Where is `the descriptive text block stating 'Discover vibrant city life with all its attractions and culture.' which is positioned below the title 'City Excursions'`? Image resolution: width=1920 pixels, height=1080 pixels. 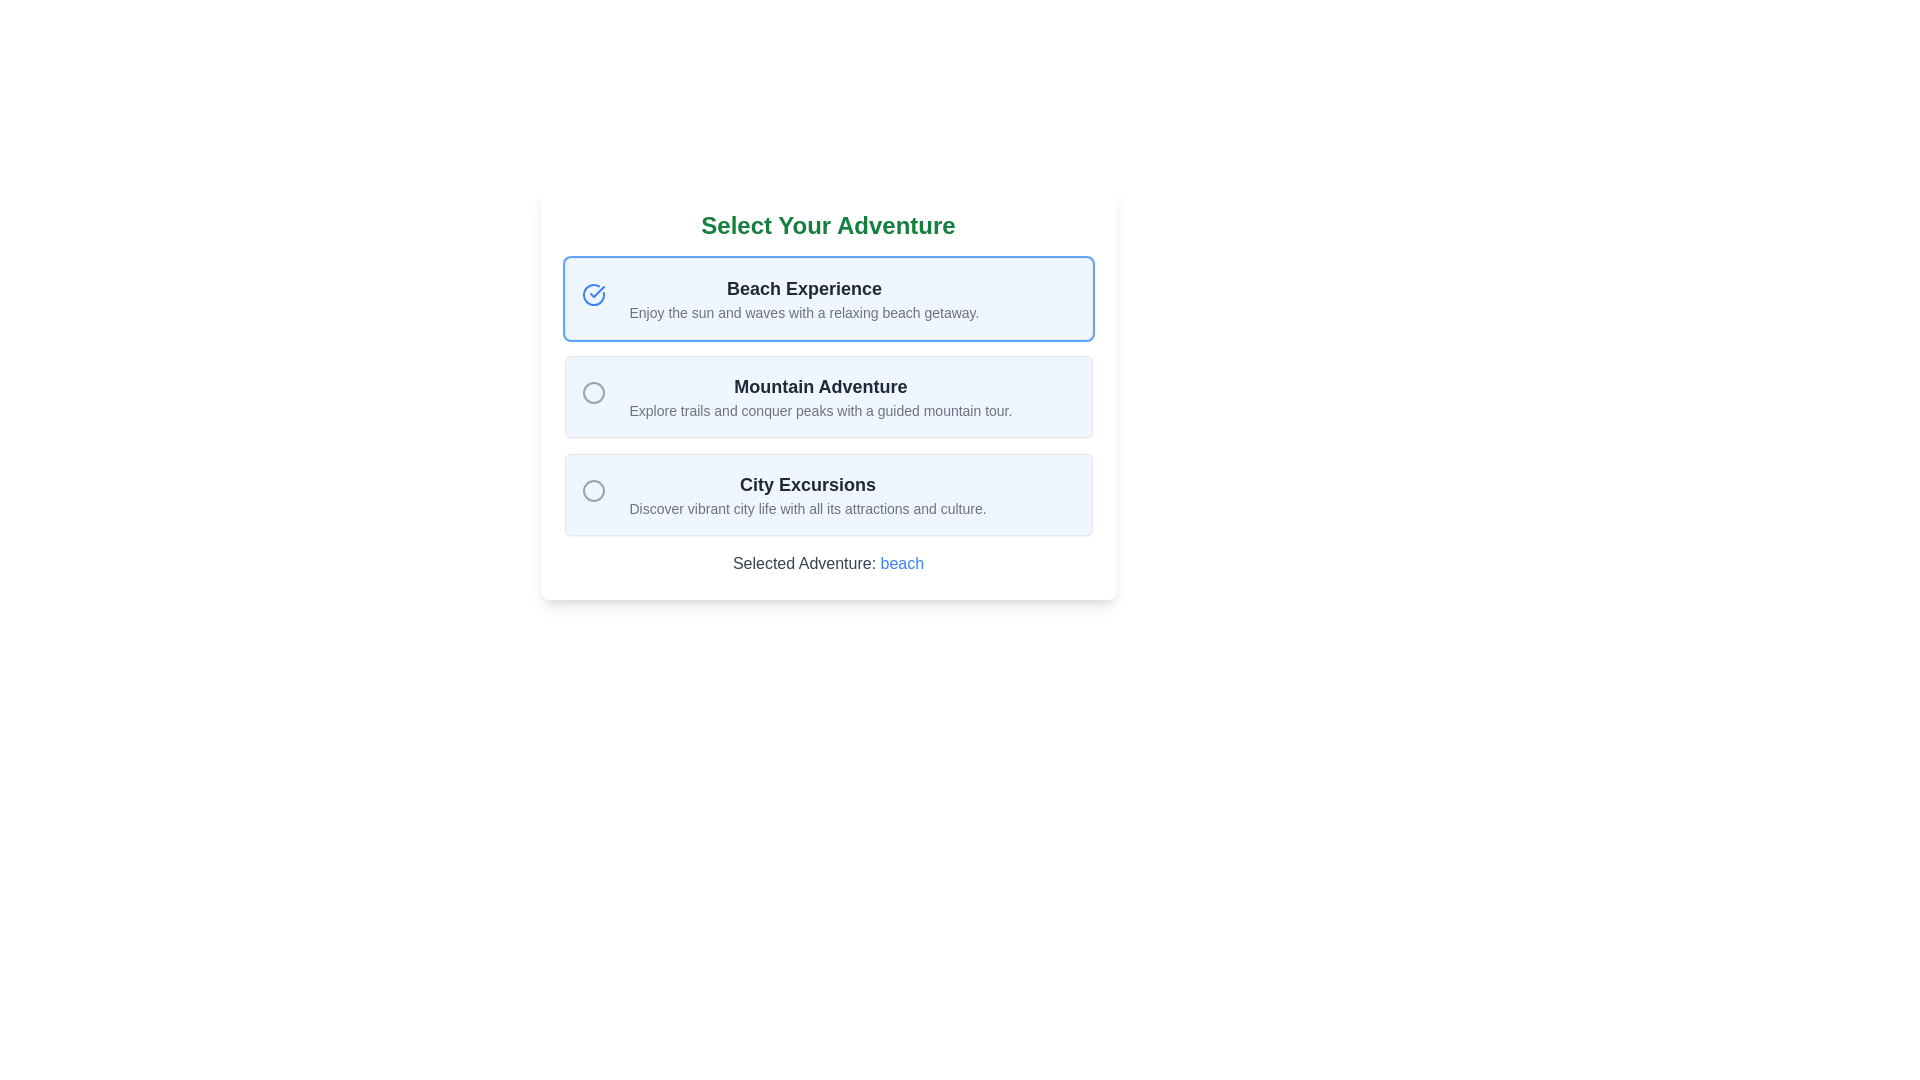 the descriptive text block stating 'Discover vibrant city life with all its attractions and culture.' which is positioned below the title 'City Excursions' is located at coordinates (808, 508).